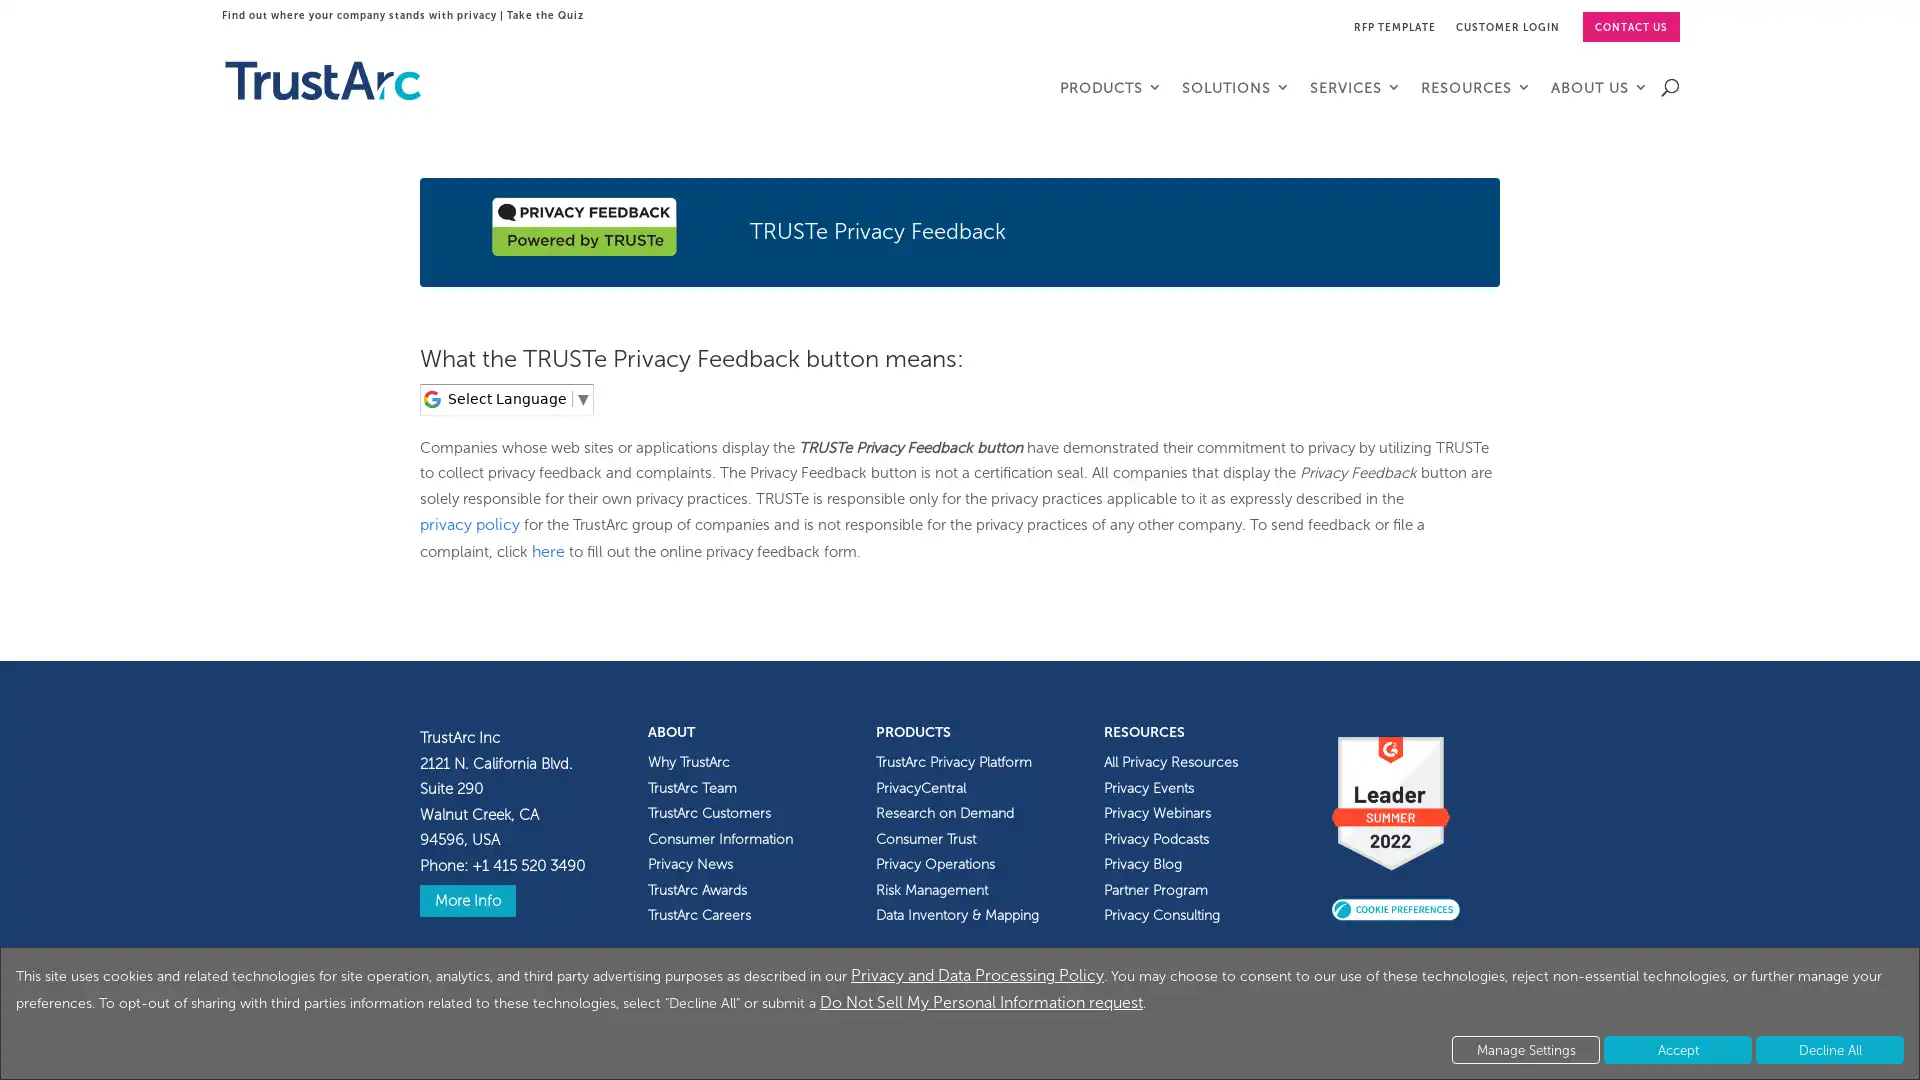  What do you see at coordinates (1211, 1056) in the screenshot?
I see `View information about this site's accessibility` at bounding box center [1211, 1056].